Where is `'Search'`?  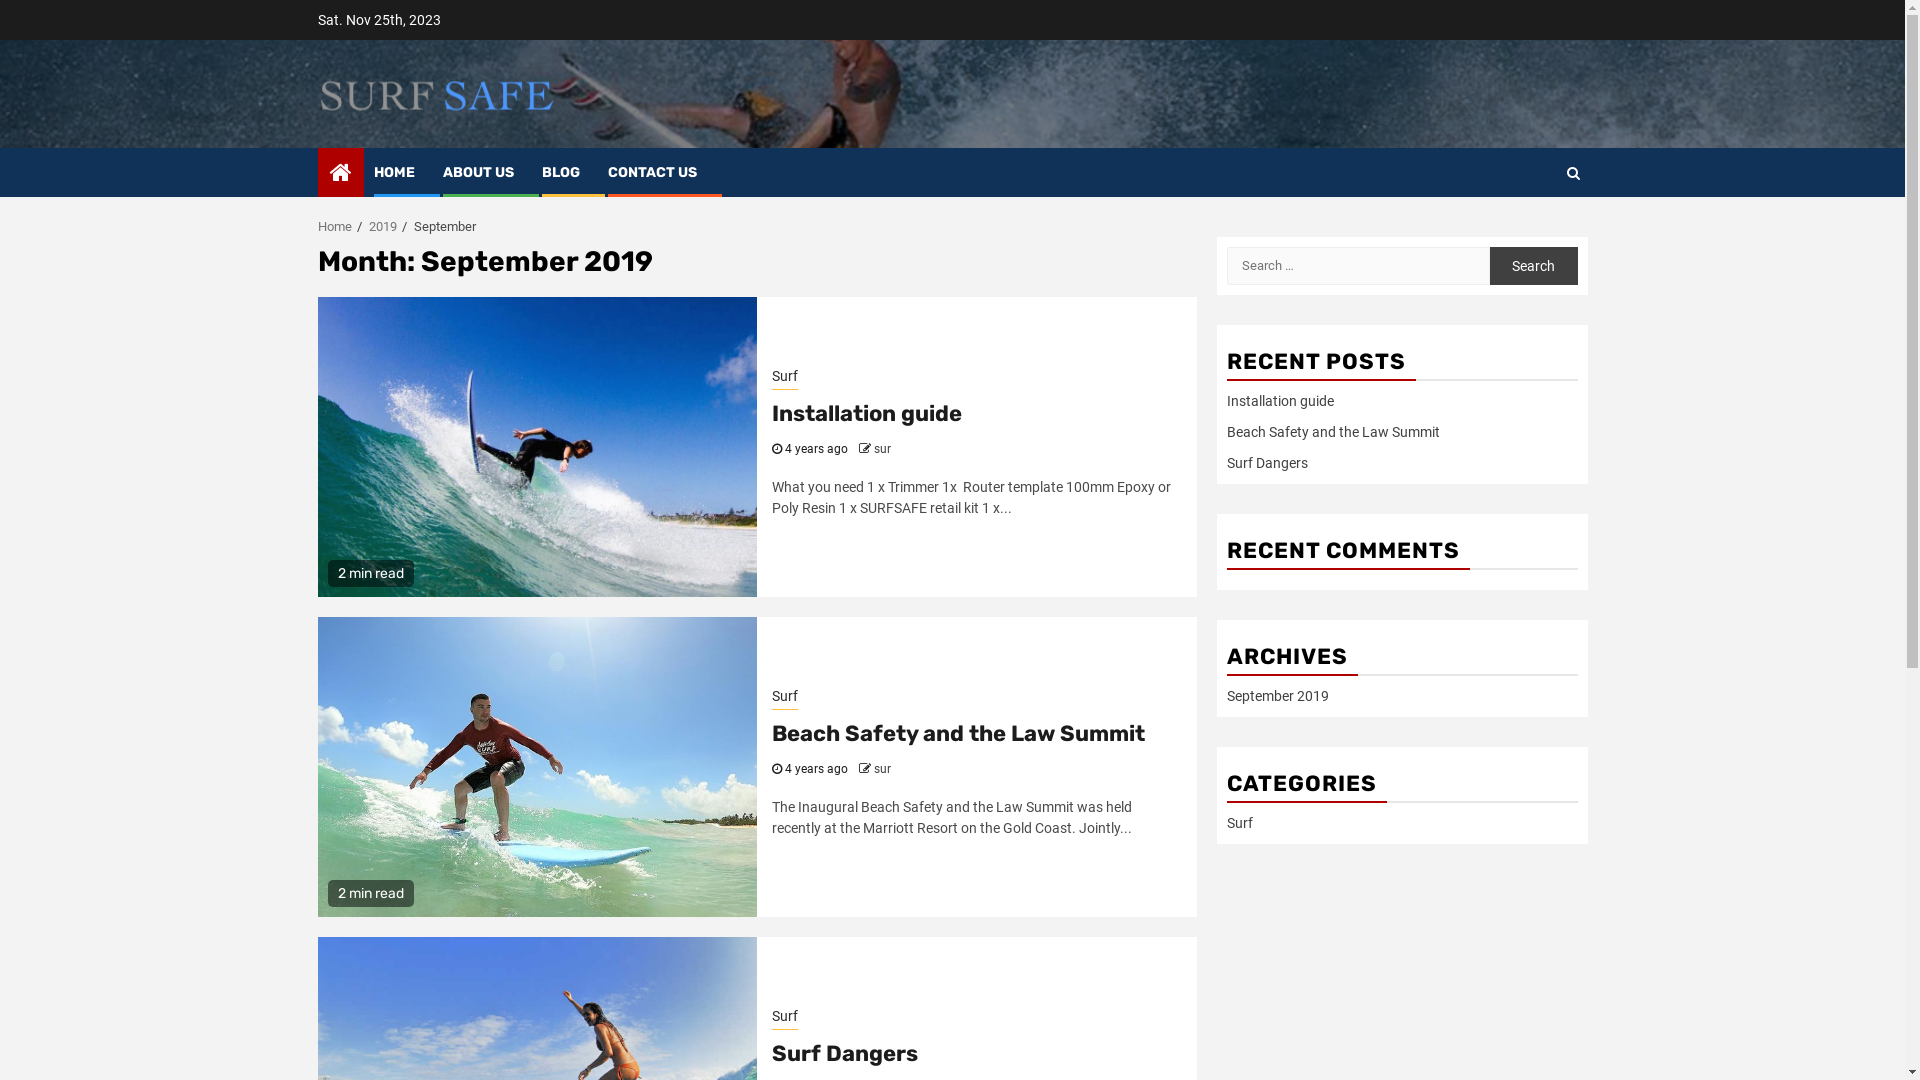 'Search' is located at coordinates (1497, 231).